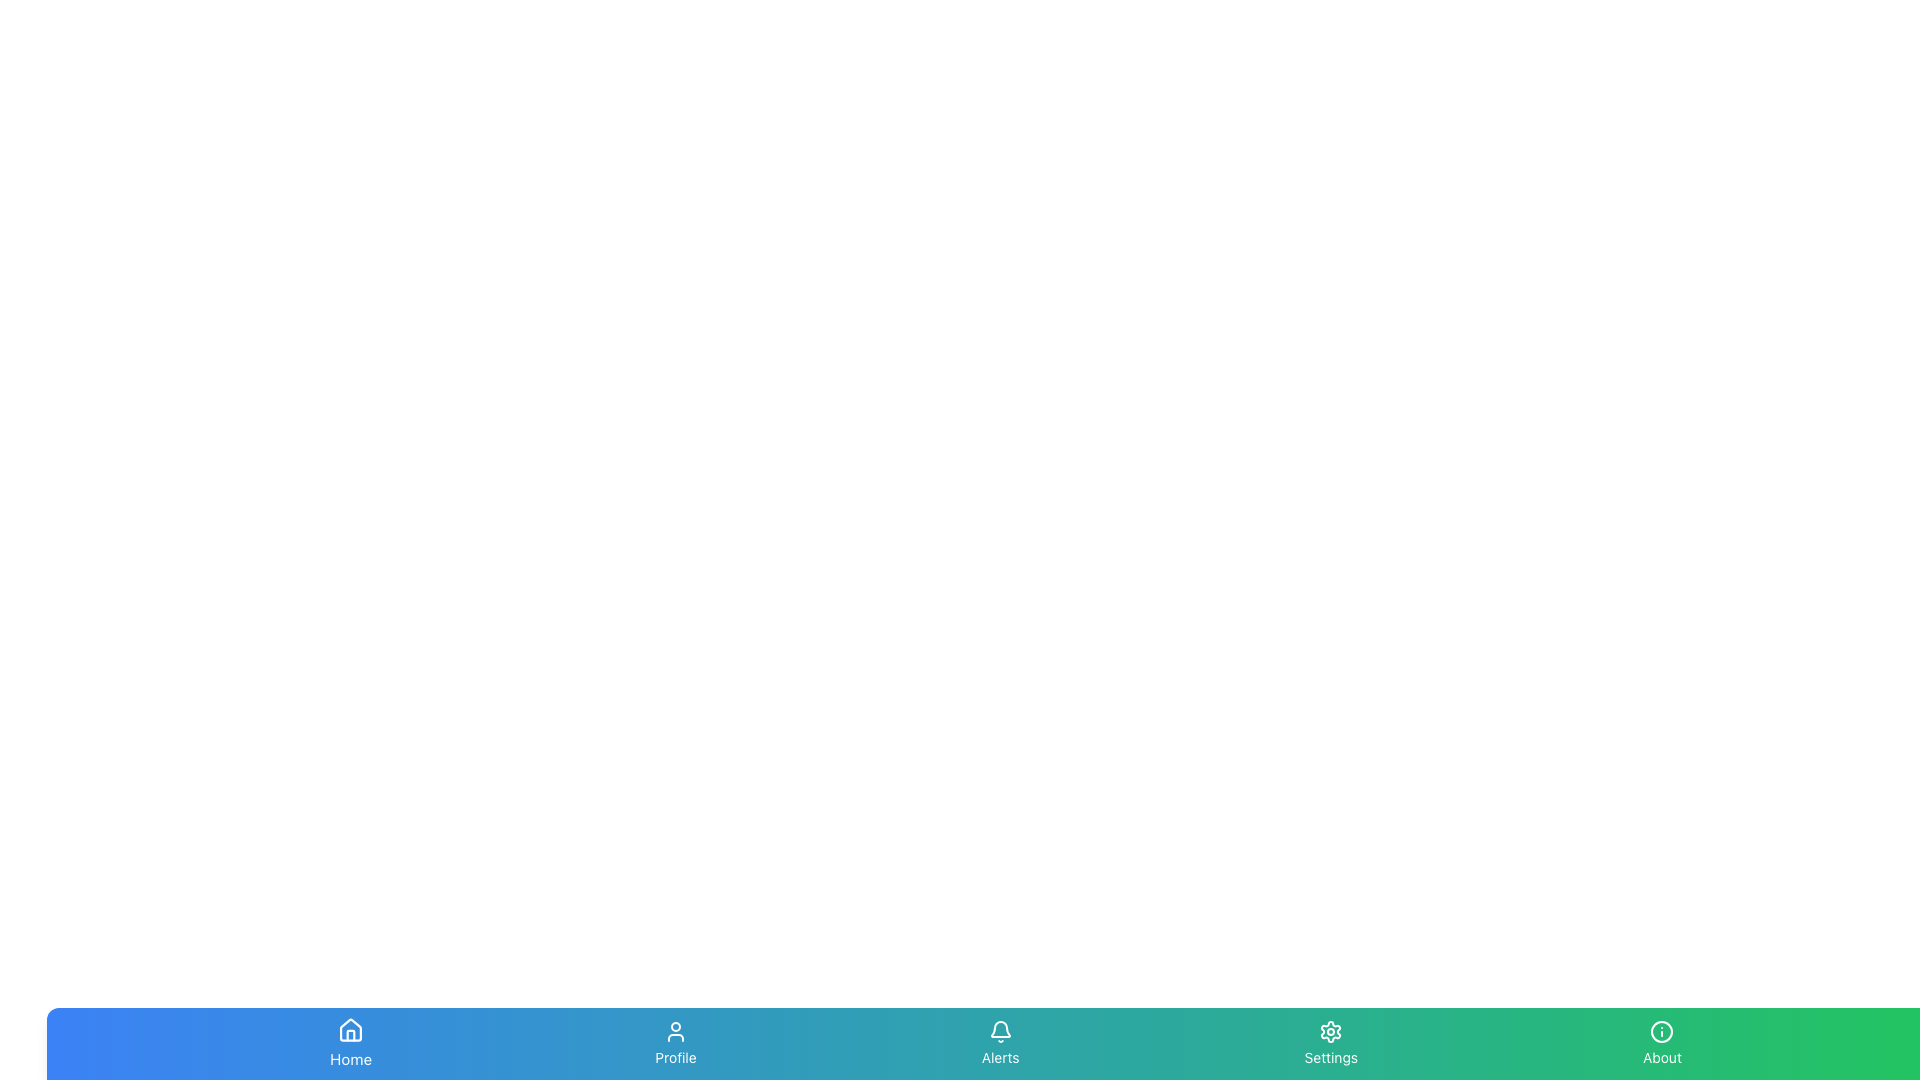 Image resolution: width=1920 pixels, height=1080 pixels. What do you see at coordinates (1662, 1056) in the screenshot?
I see `the 'info' icon located directly above the Text label in the footer bar` at bounding box center [1662, 1056].